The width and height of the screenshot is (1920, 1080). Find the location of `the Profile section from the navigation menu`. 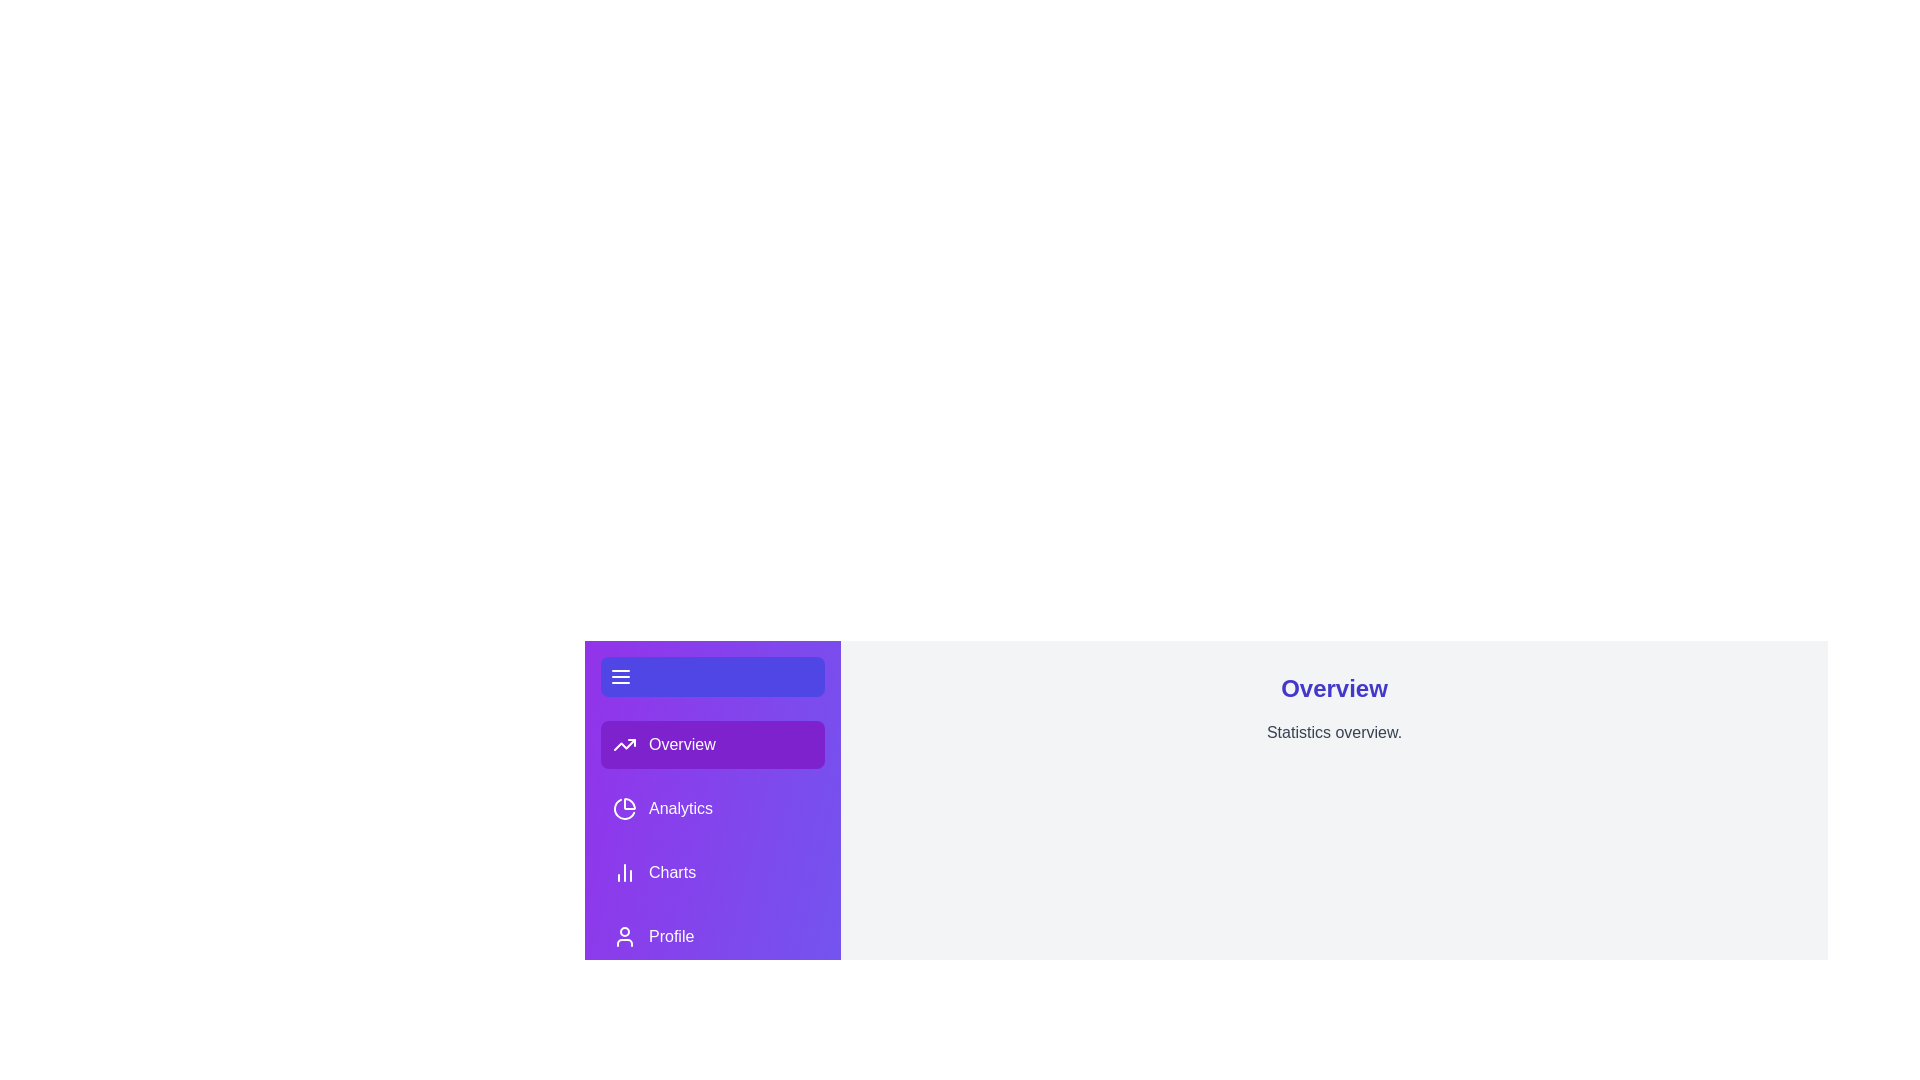

the Profile section from the navigation menu is located at coordinates (713, 937).